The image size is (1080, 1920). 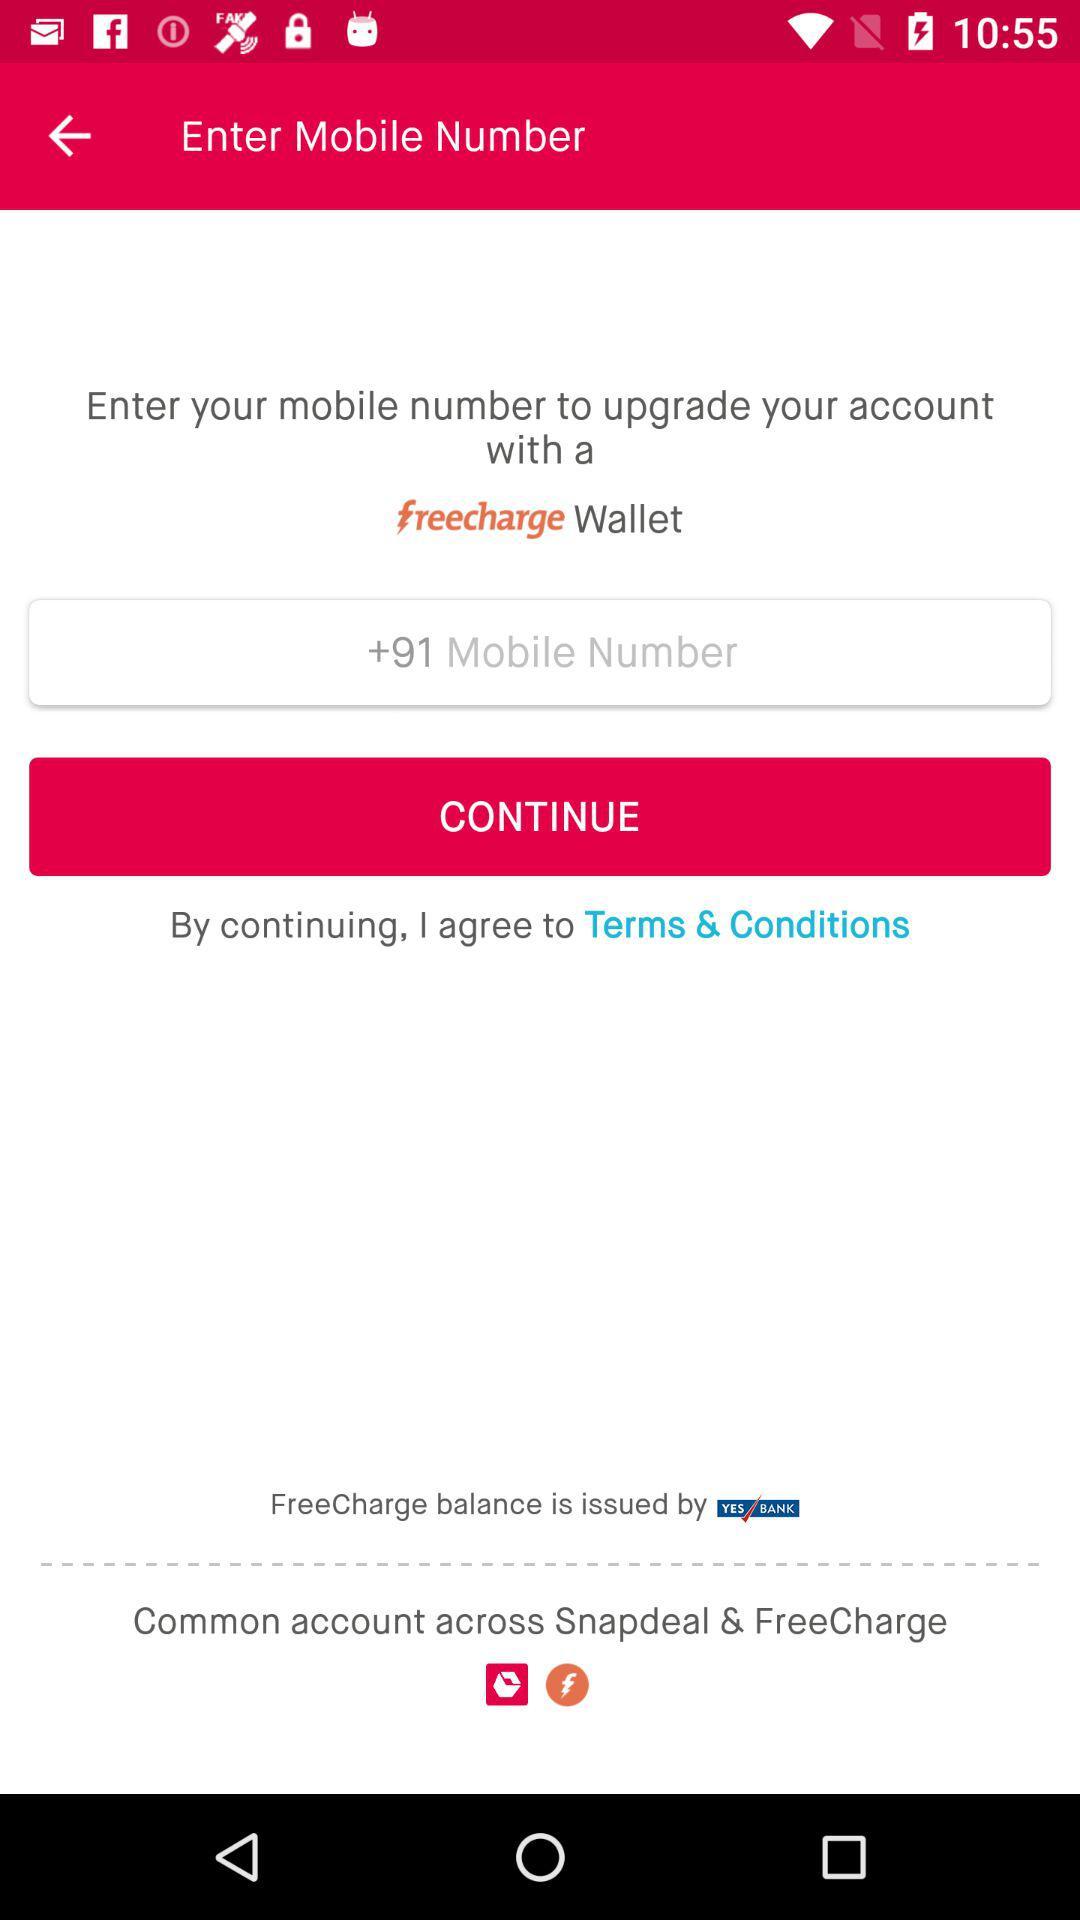 I want to click on the continue icon, so click(x=540, y=816).